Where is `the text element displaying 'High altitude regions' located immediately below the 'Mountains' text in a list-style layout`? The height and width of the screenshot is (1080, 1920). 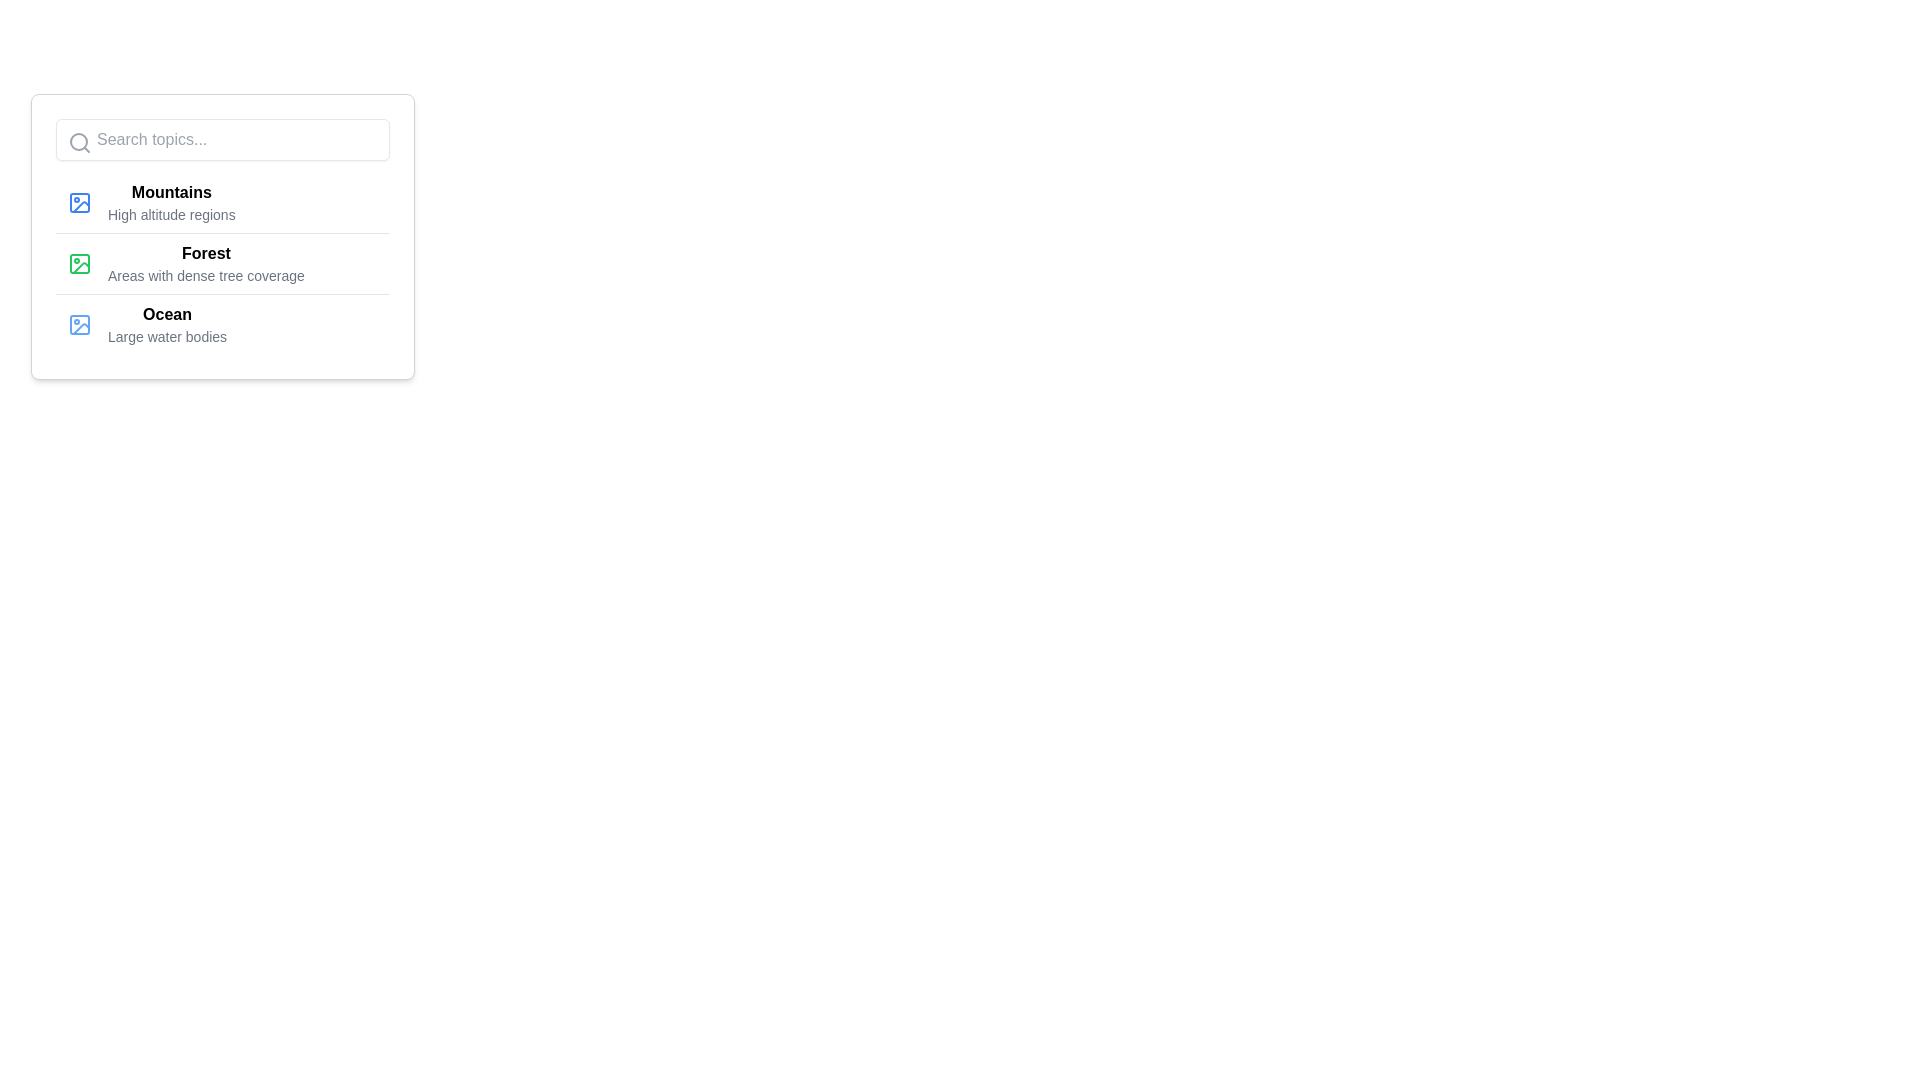
the text element displaying 'High altitude regions' located immediately below the 'Mountains' text in a list-style layout is located at coordinates (171, 215).